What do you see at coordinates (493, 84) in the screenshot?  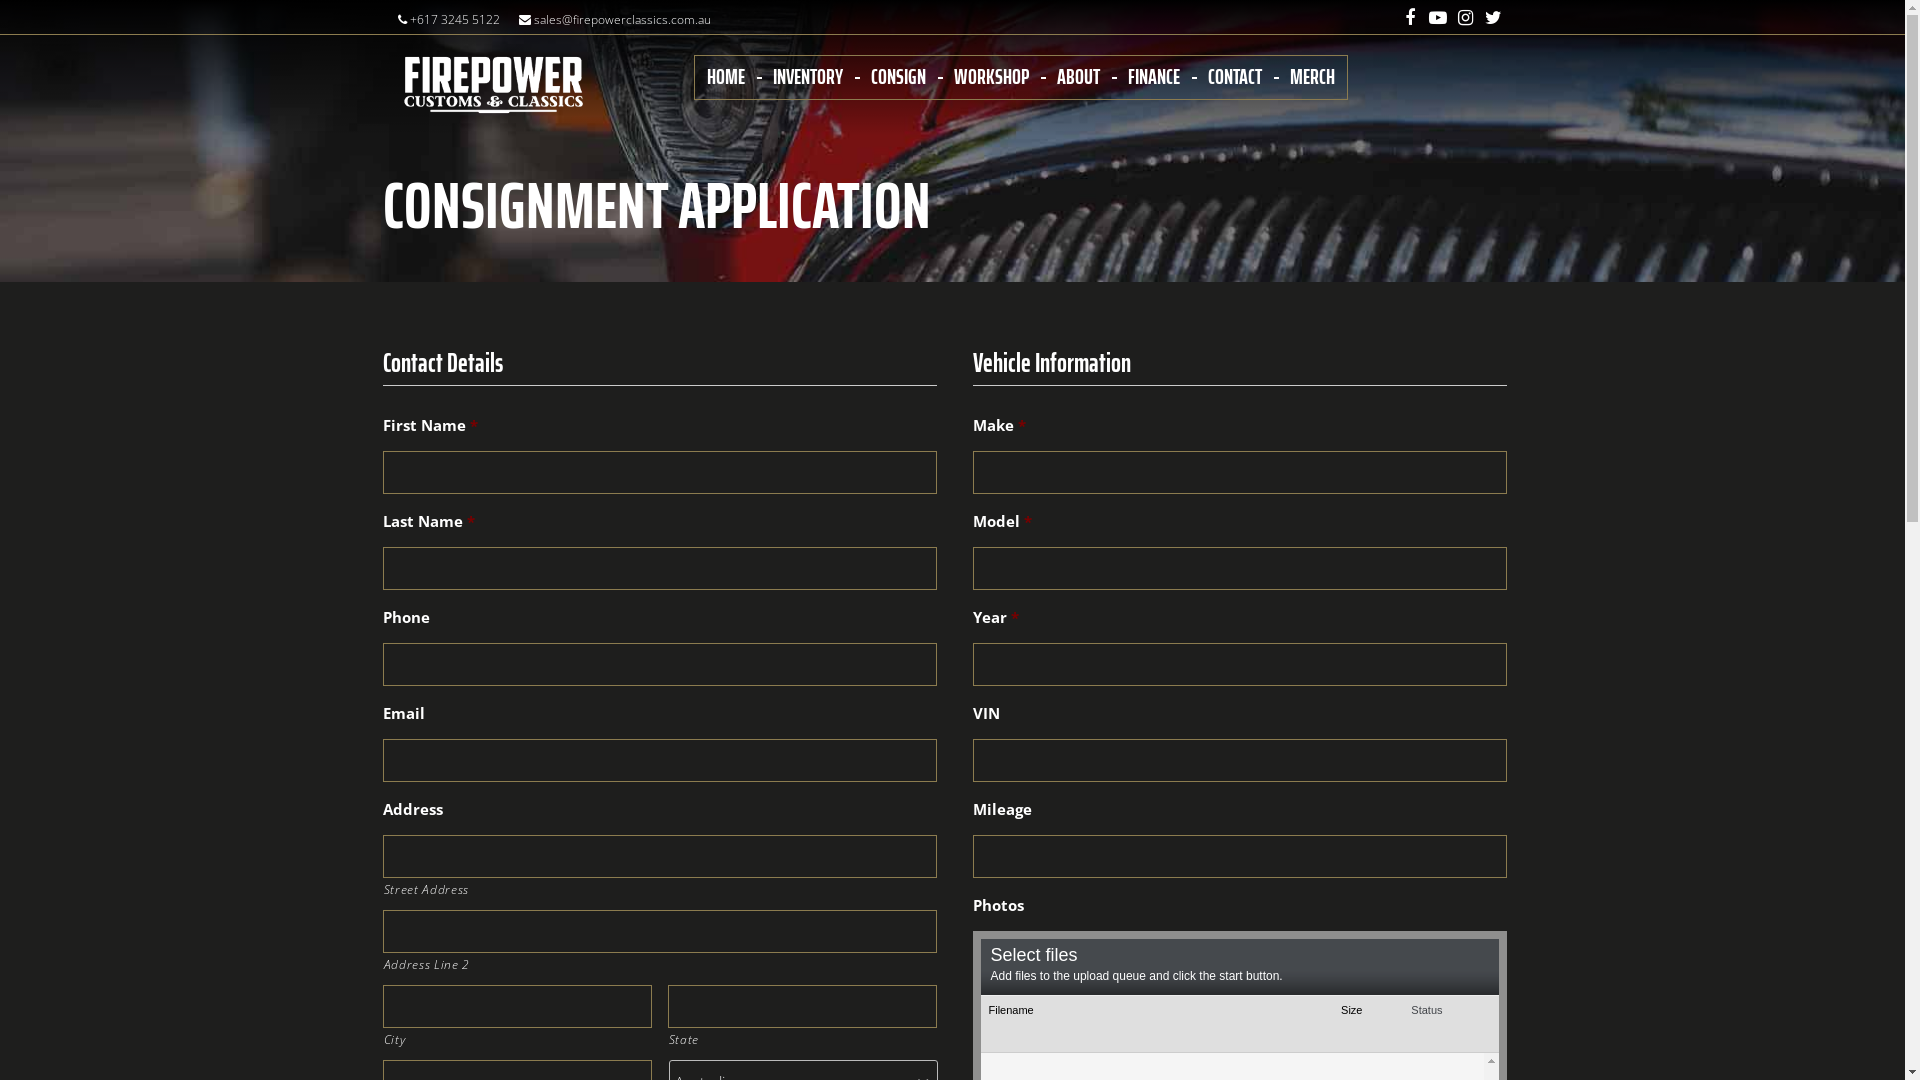 I see `'Firepower Customs & Classics homepage'` at bounding box center [493, 84].